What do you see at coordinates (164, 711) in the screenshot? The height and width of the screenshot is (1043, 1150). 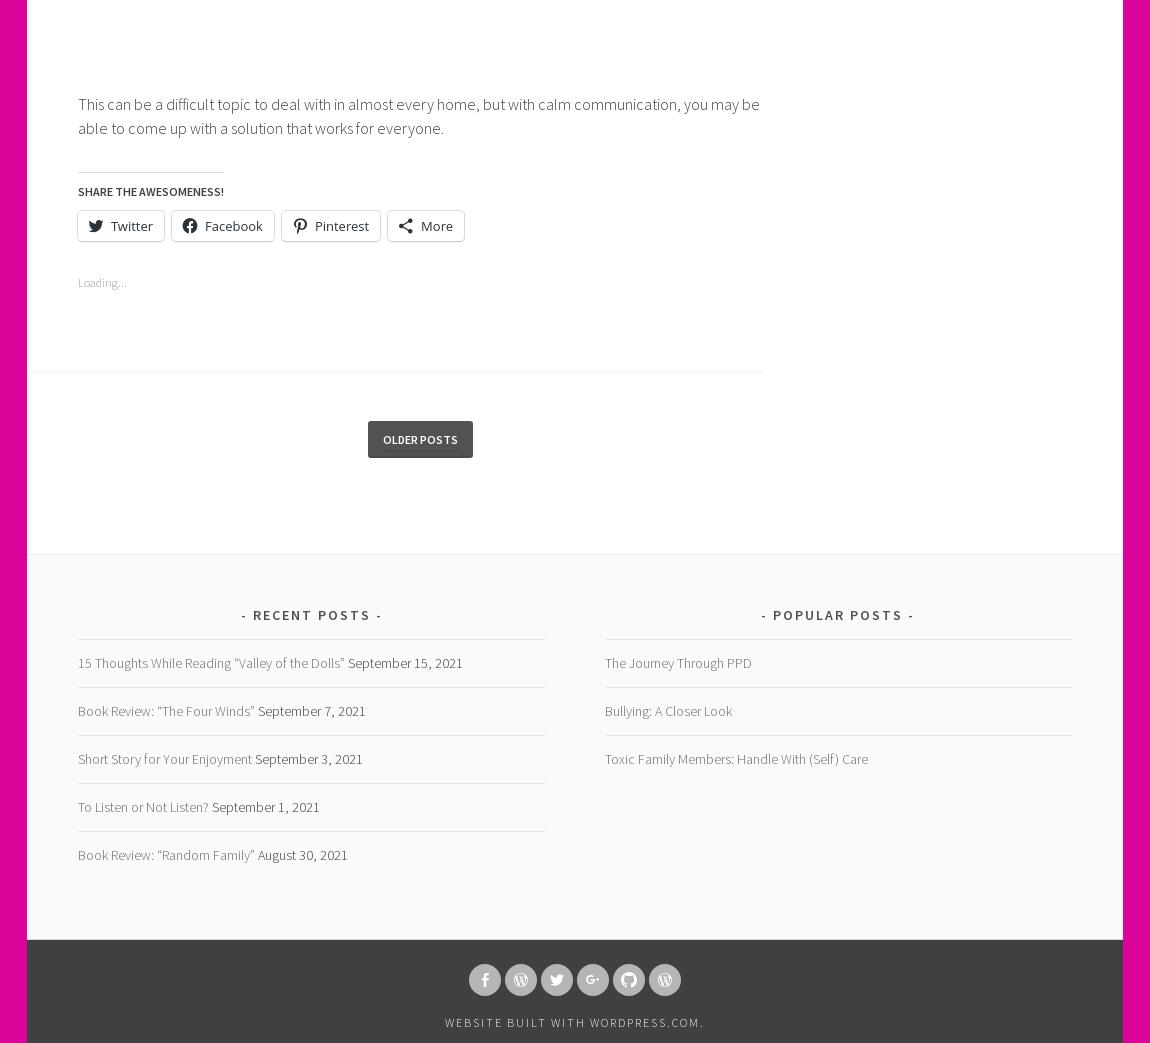 I see `'Book Review: “The Four Winds”'` at bounding box center [164, 711].